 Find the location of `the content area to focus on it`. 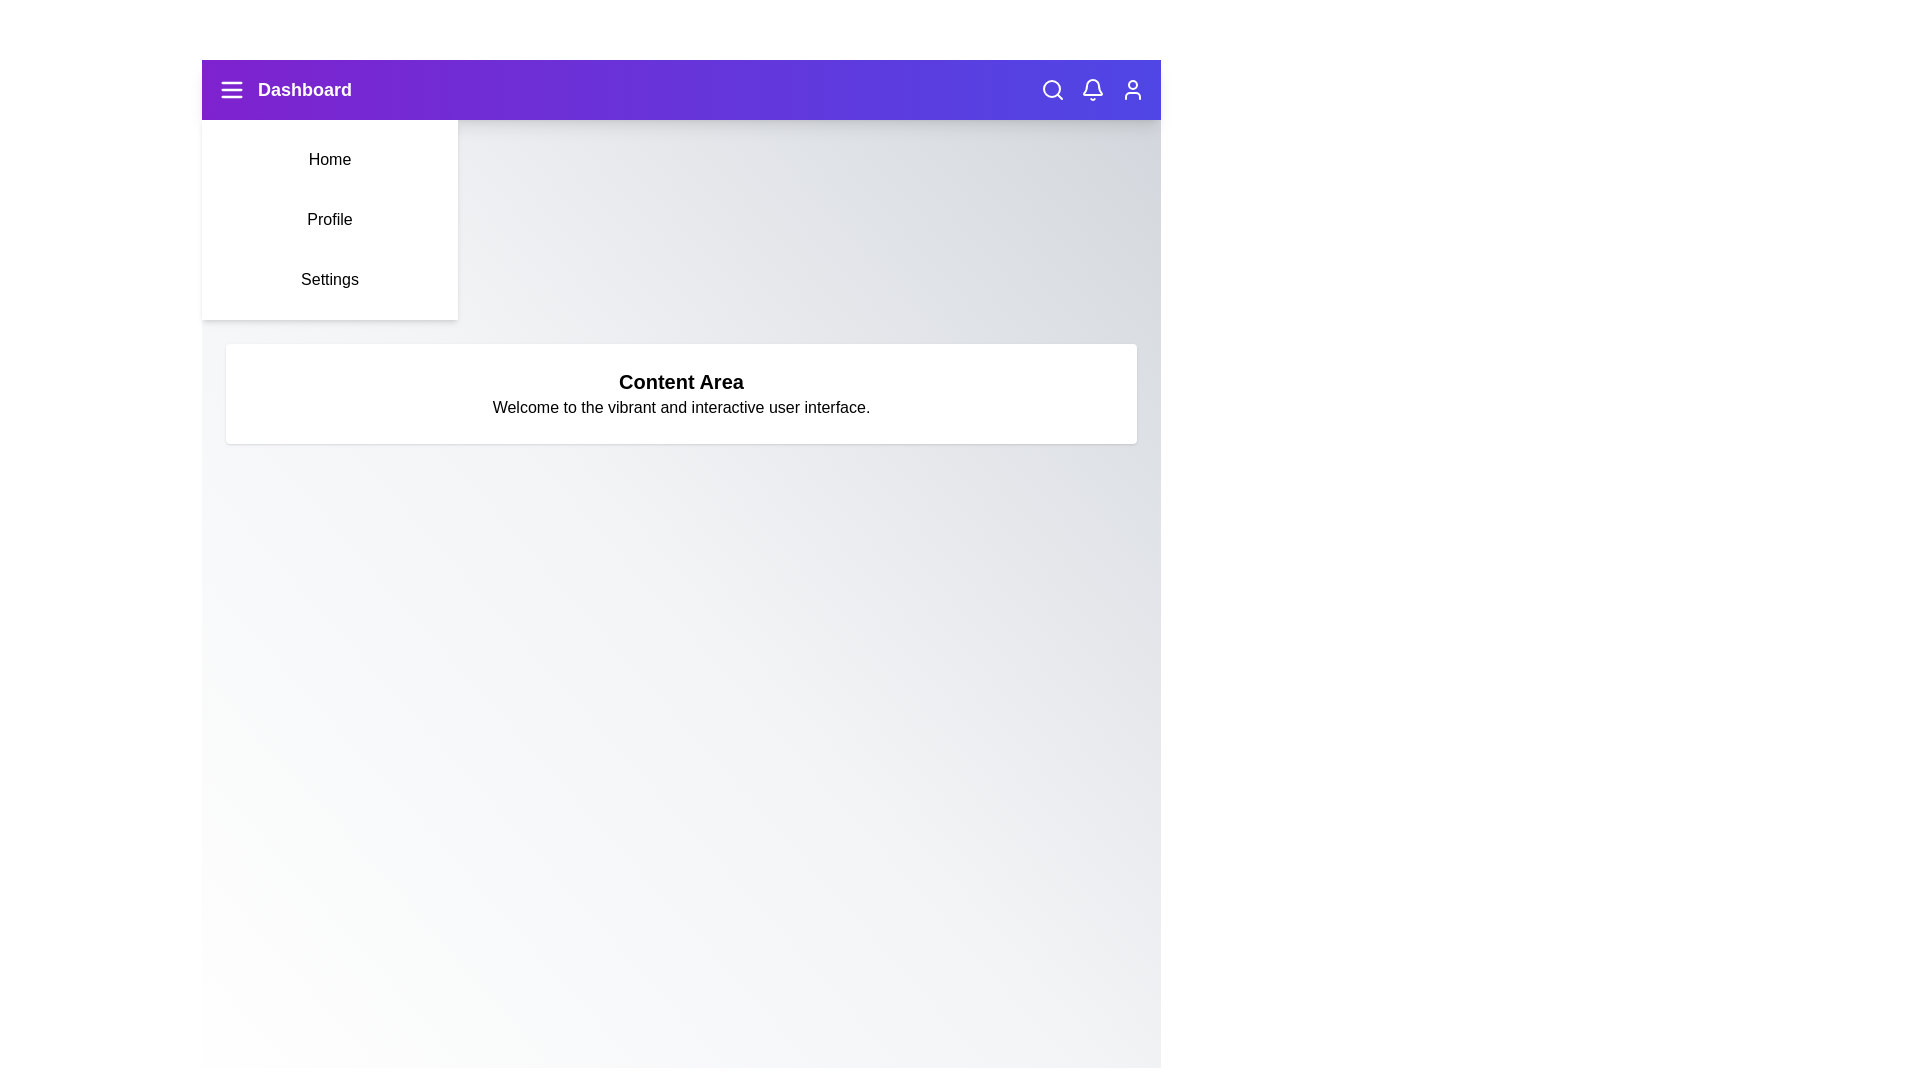

the content area to focus on it is located at coordinates (681, 393).